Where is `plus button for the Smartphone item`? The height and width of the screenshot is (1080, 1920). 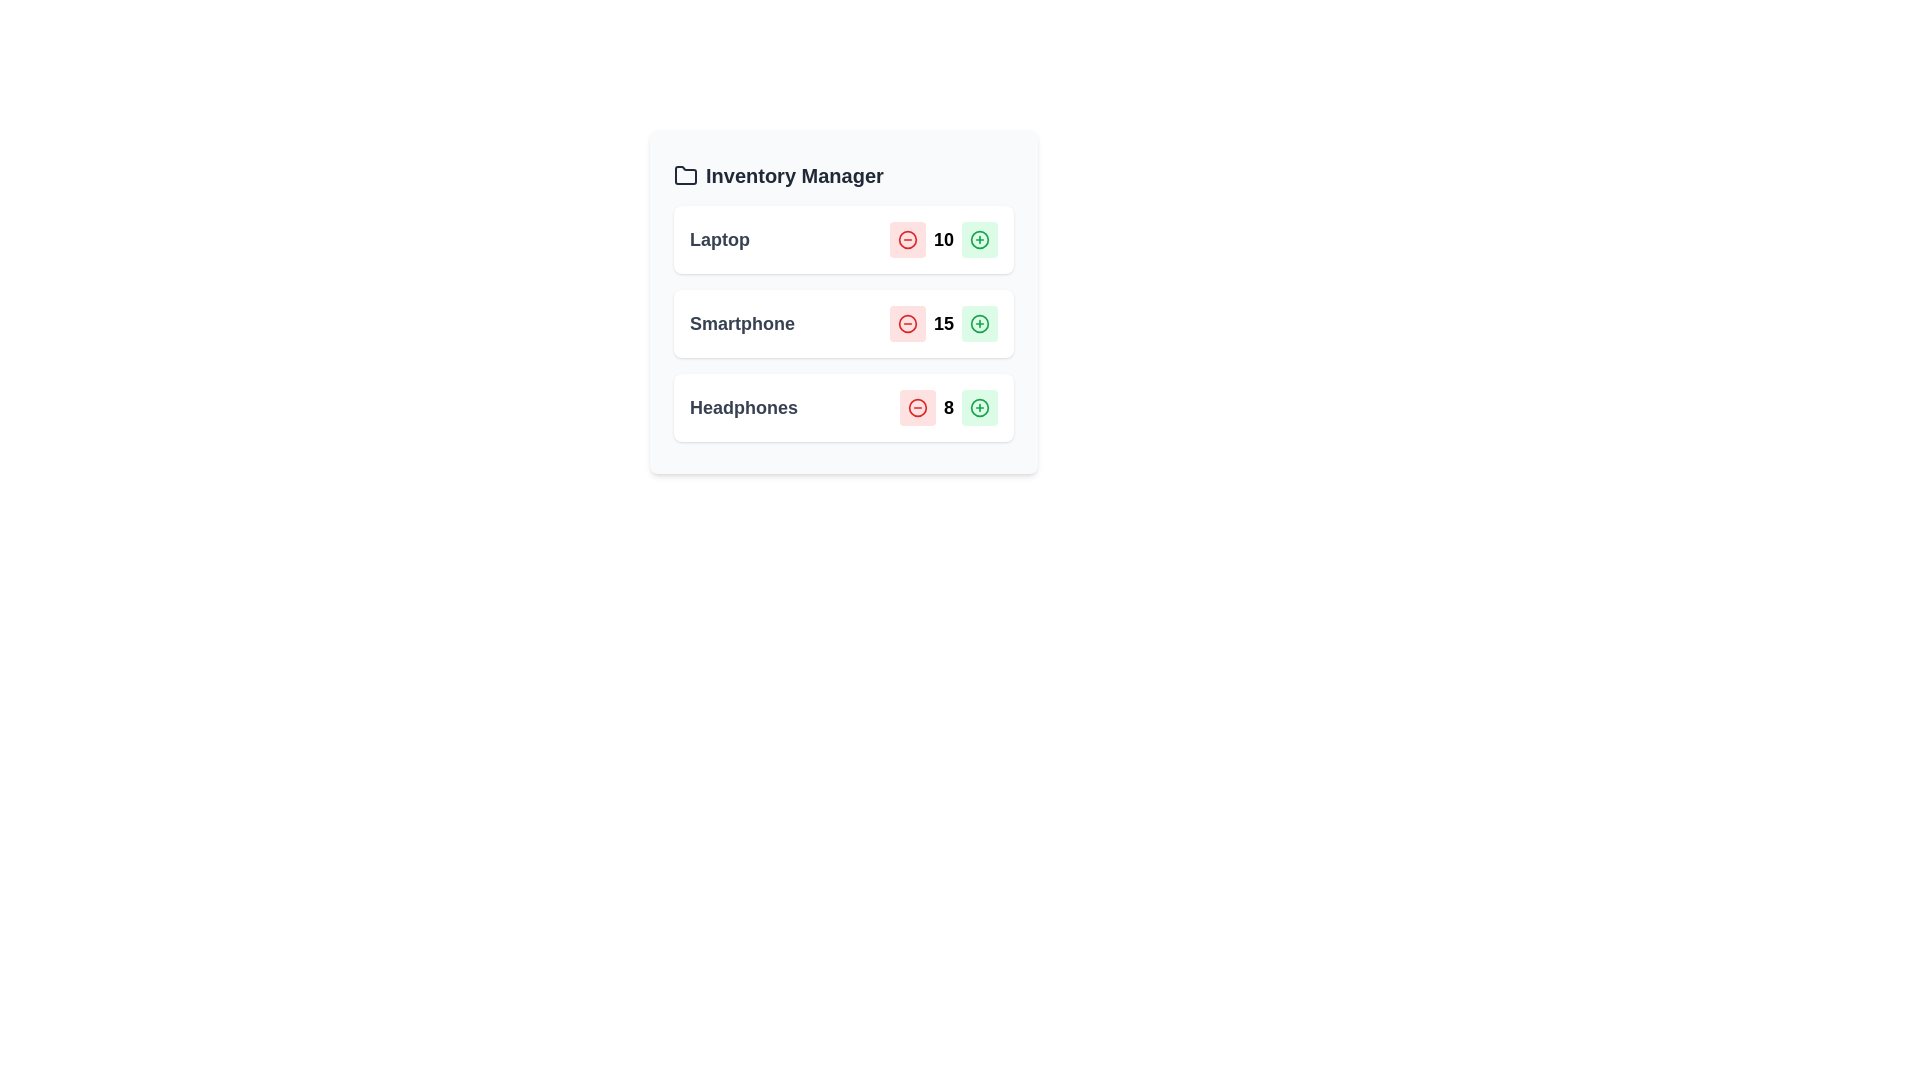 plus button for the Smartphone item is located at coordinates (979, 323).